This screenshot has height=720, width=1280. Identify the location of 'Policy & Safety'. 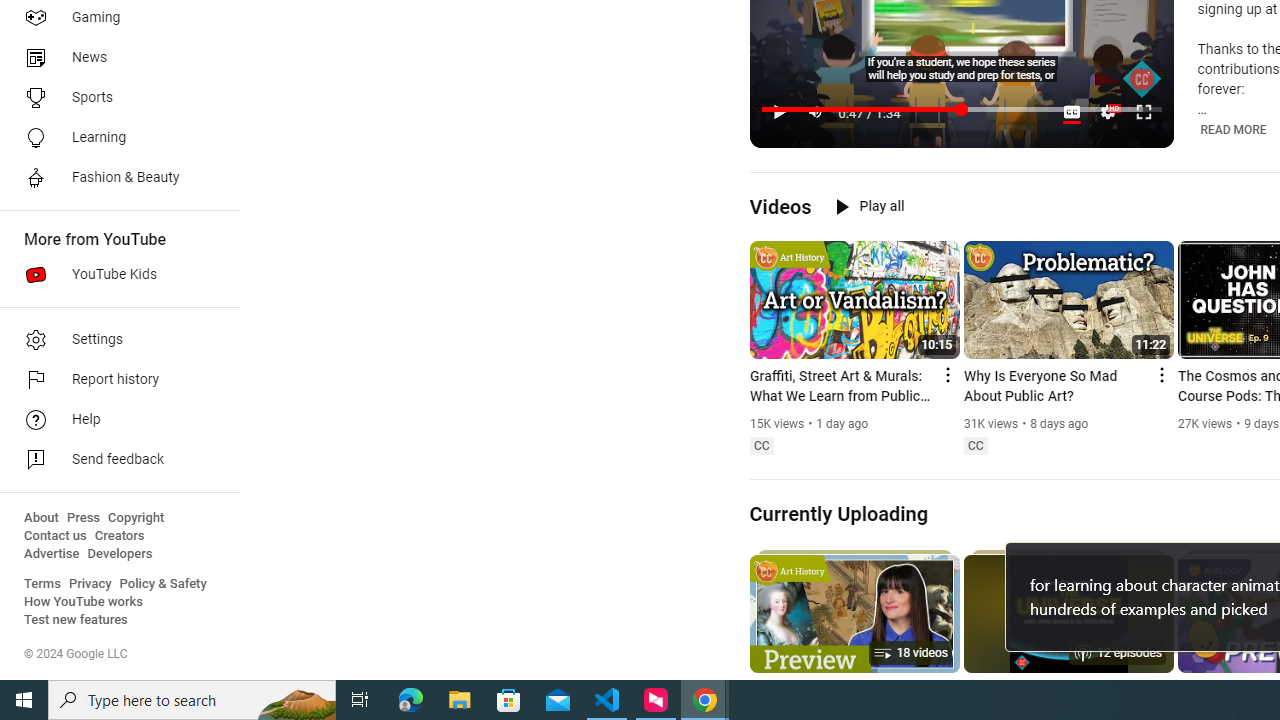
(163, 584).